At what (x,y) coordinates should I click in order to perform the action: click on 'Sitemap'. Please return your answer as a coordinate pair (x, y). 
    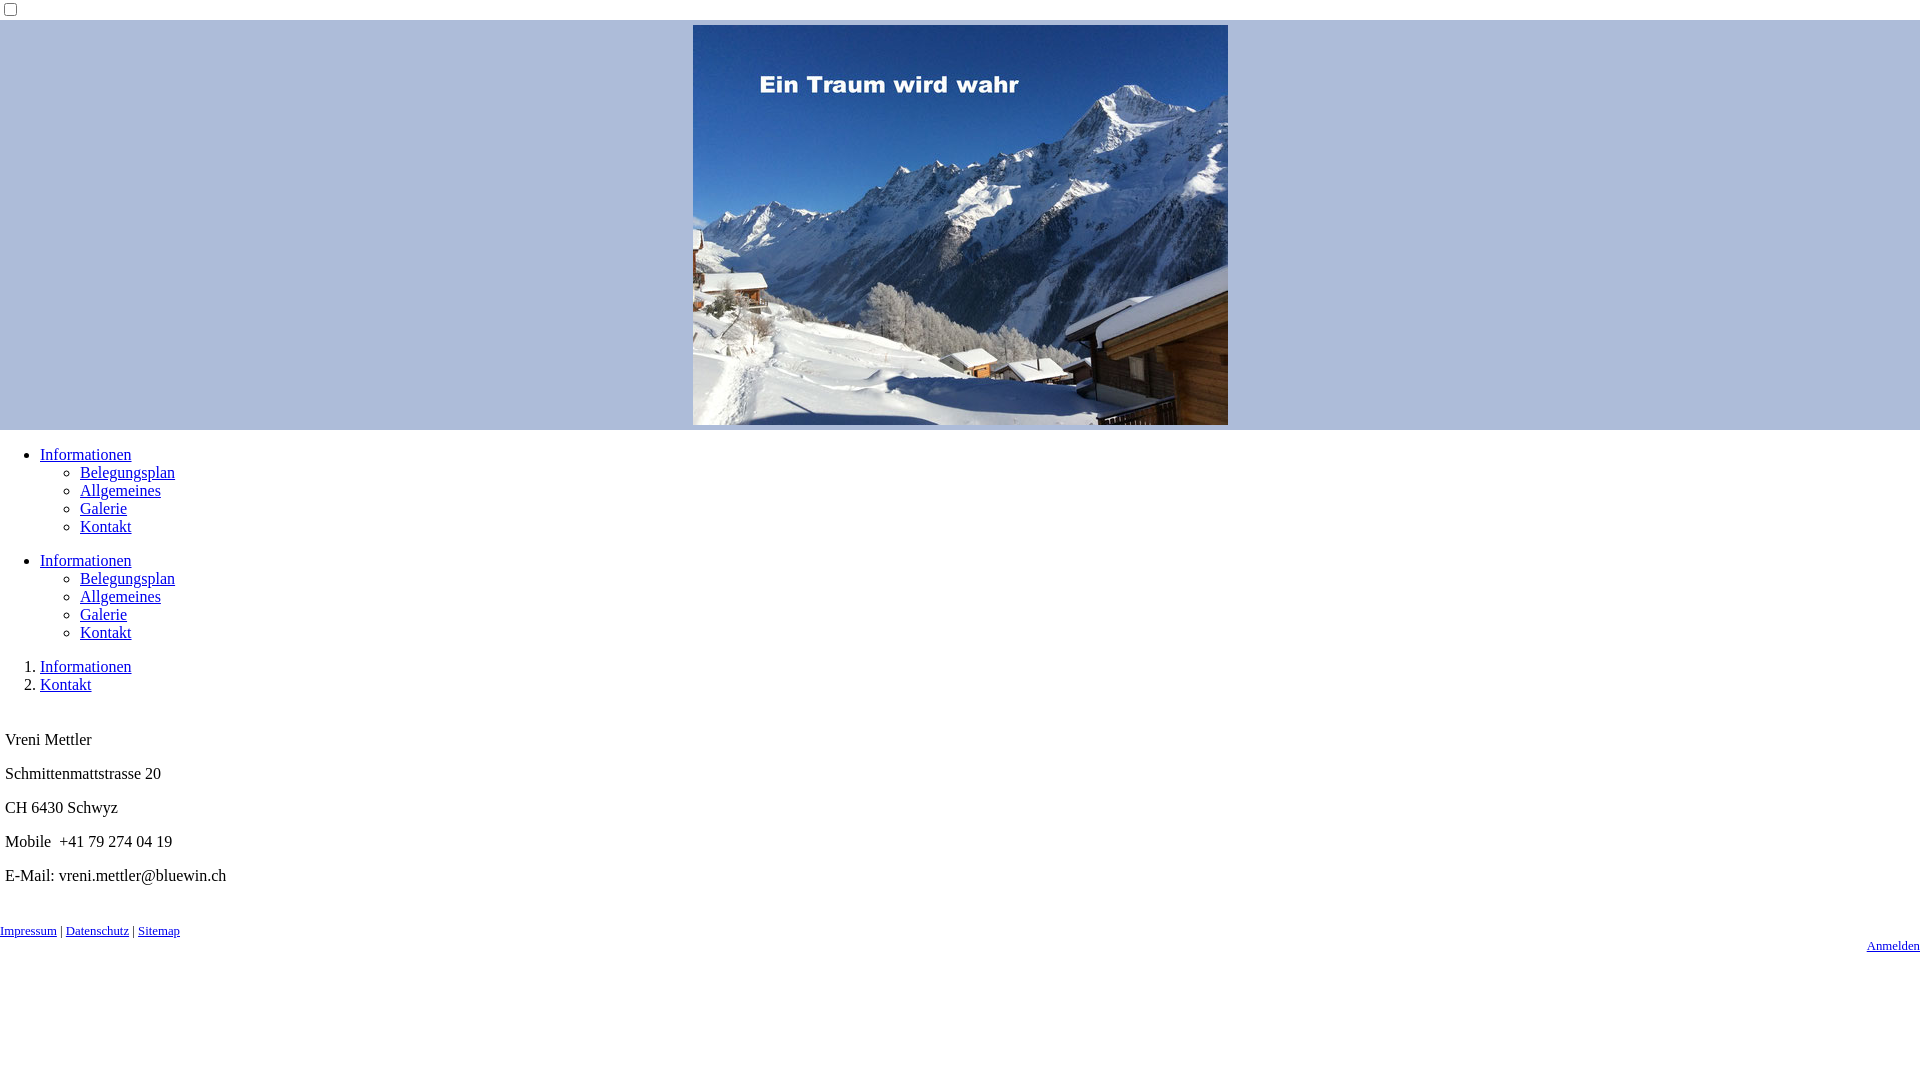
    Looking at the image, I should click on (157, 930).